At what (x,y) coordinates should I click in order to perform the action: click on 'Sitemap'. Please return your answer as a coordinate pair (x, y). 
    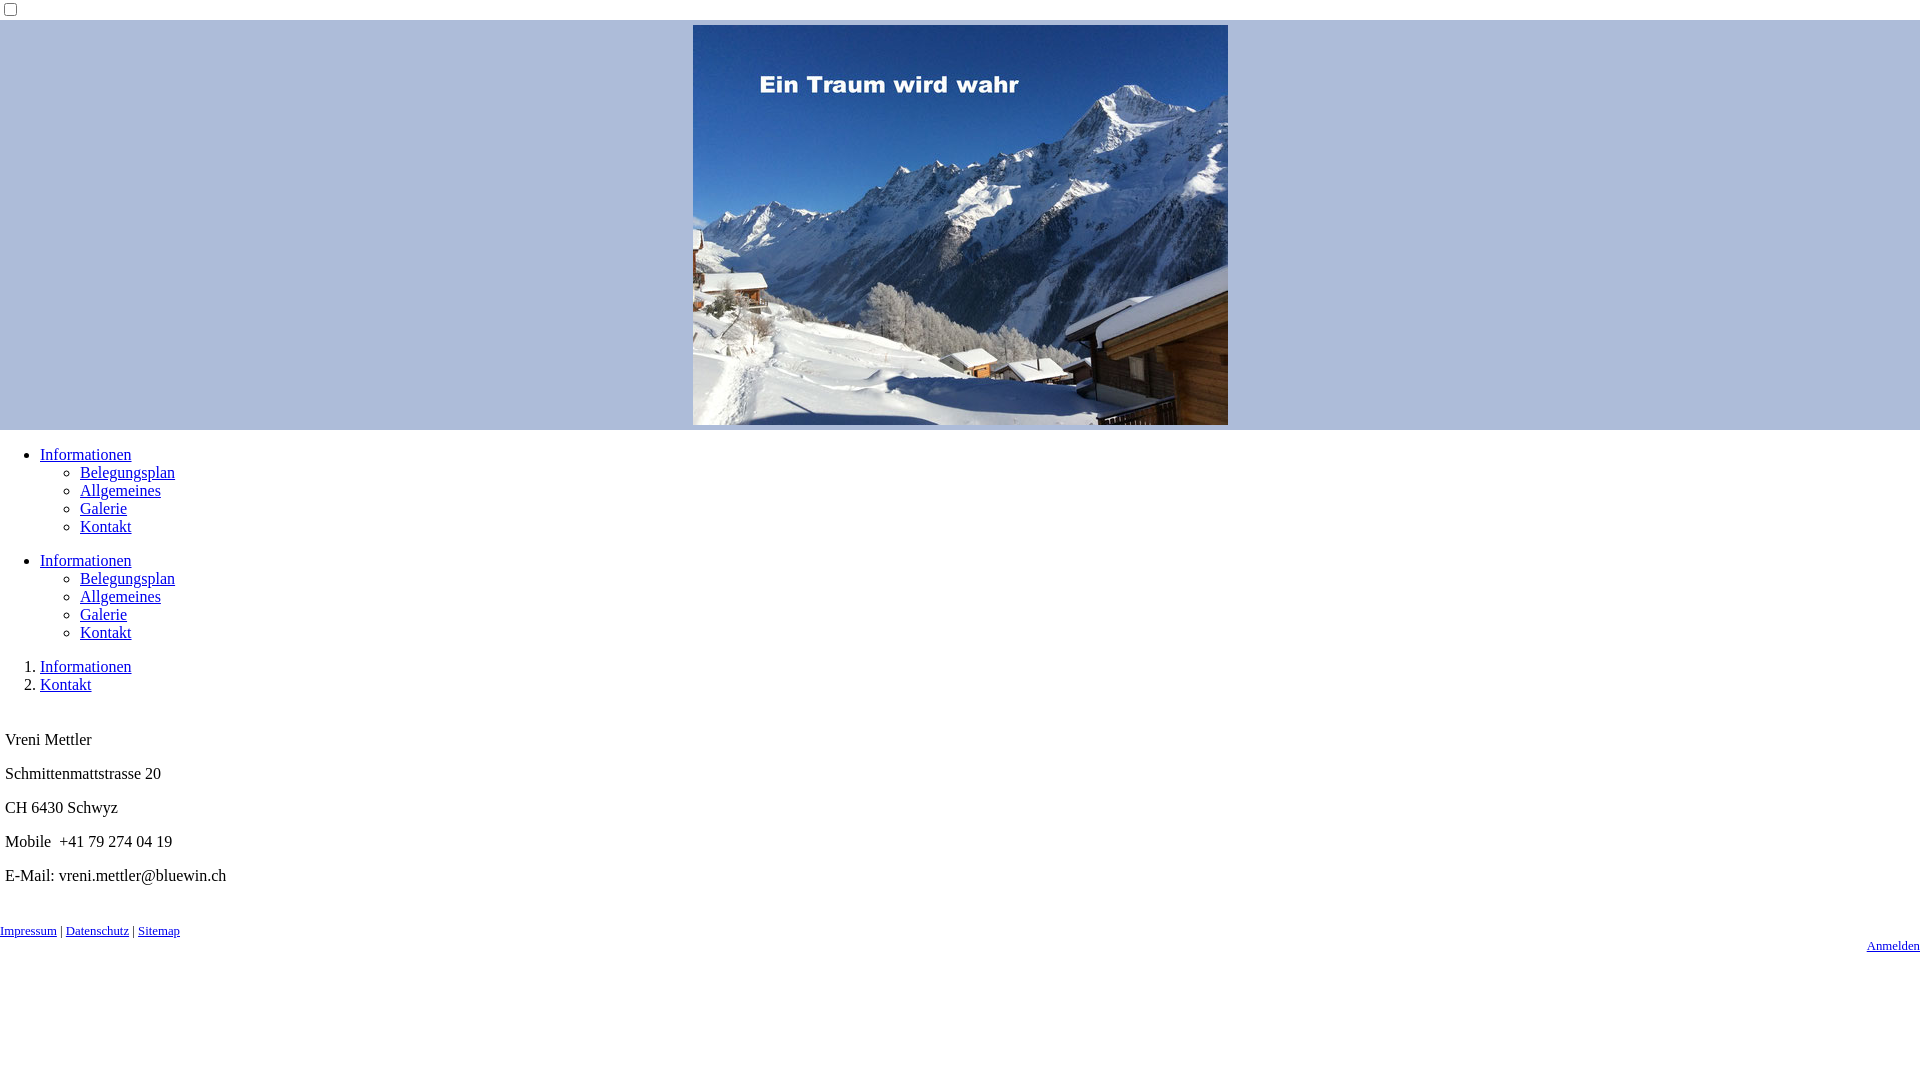
    Looking at the image, I should click on (157, 930).